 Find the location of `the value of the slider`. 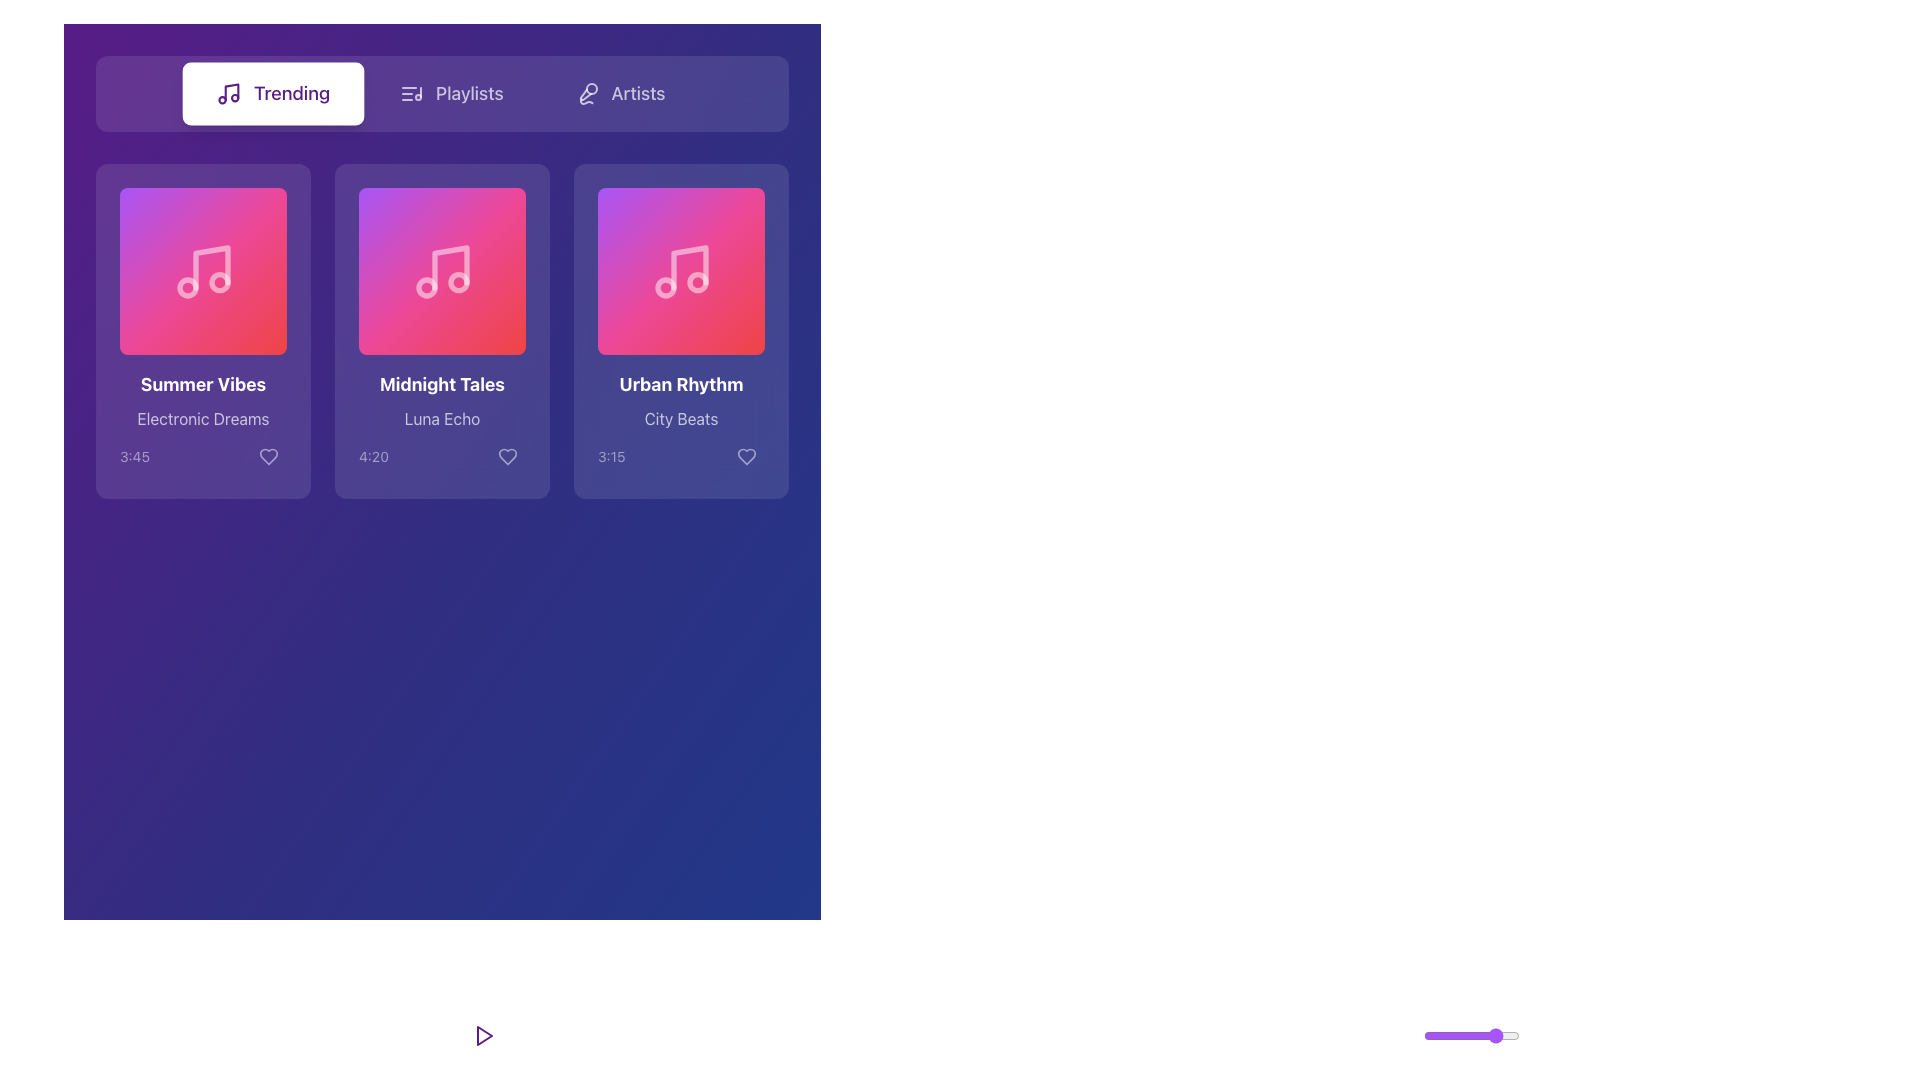

the value of the slider is located at coordinates (1468, 1035).